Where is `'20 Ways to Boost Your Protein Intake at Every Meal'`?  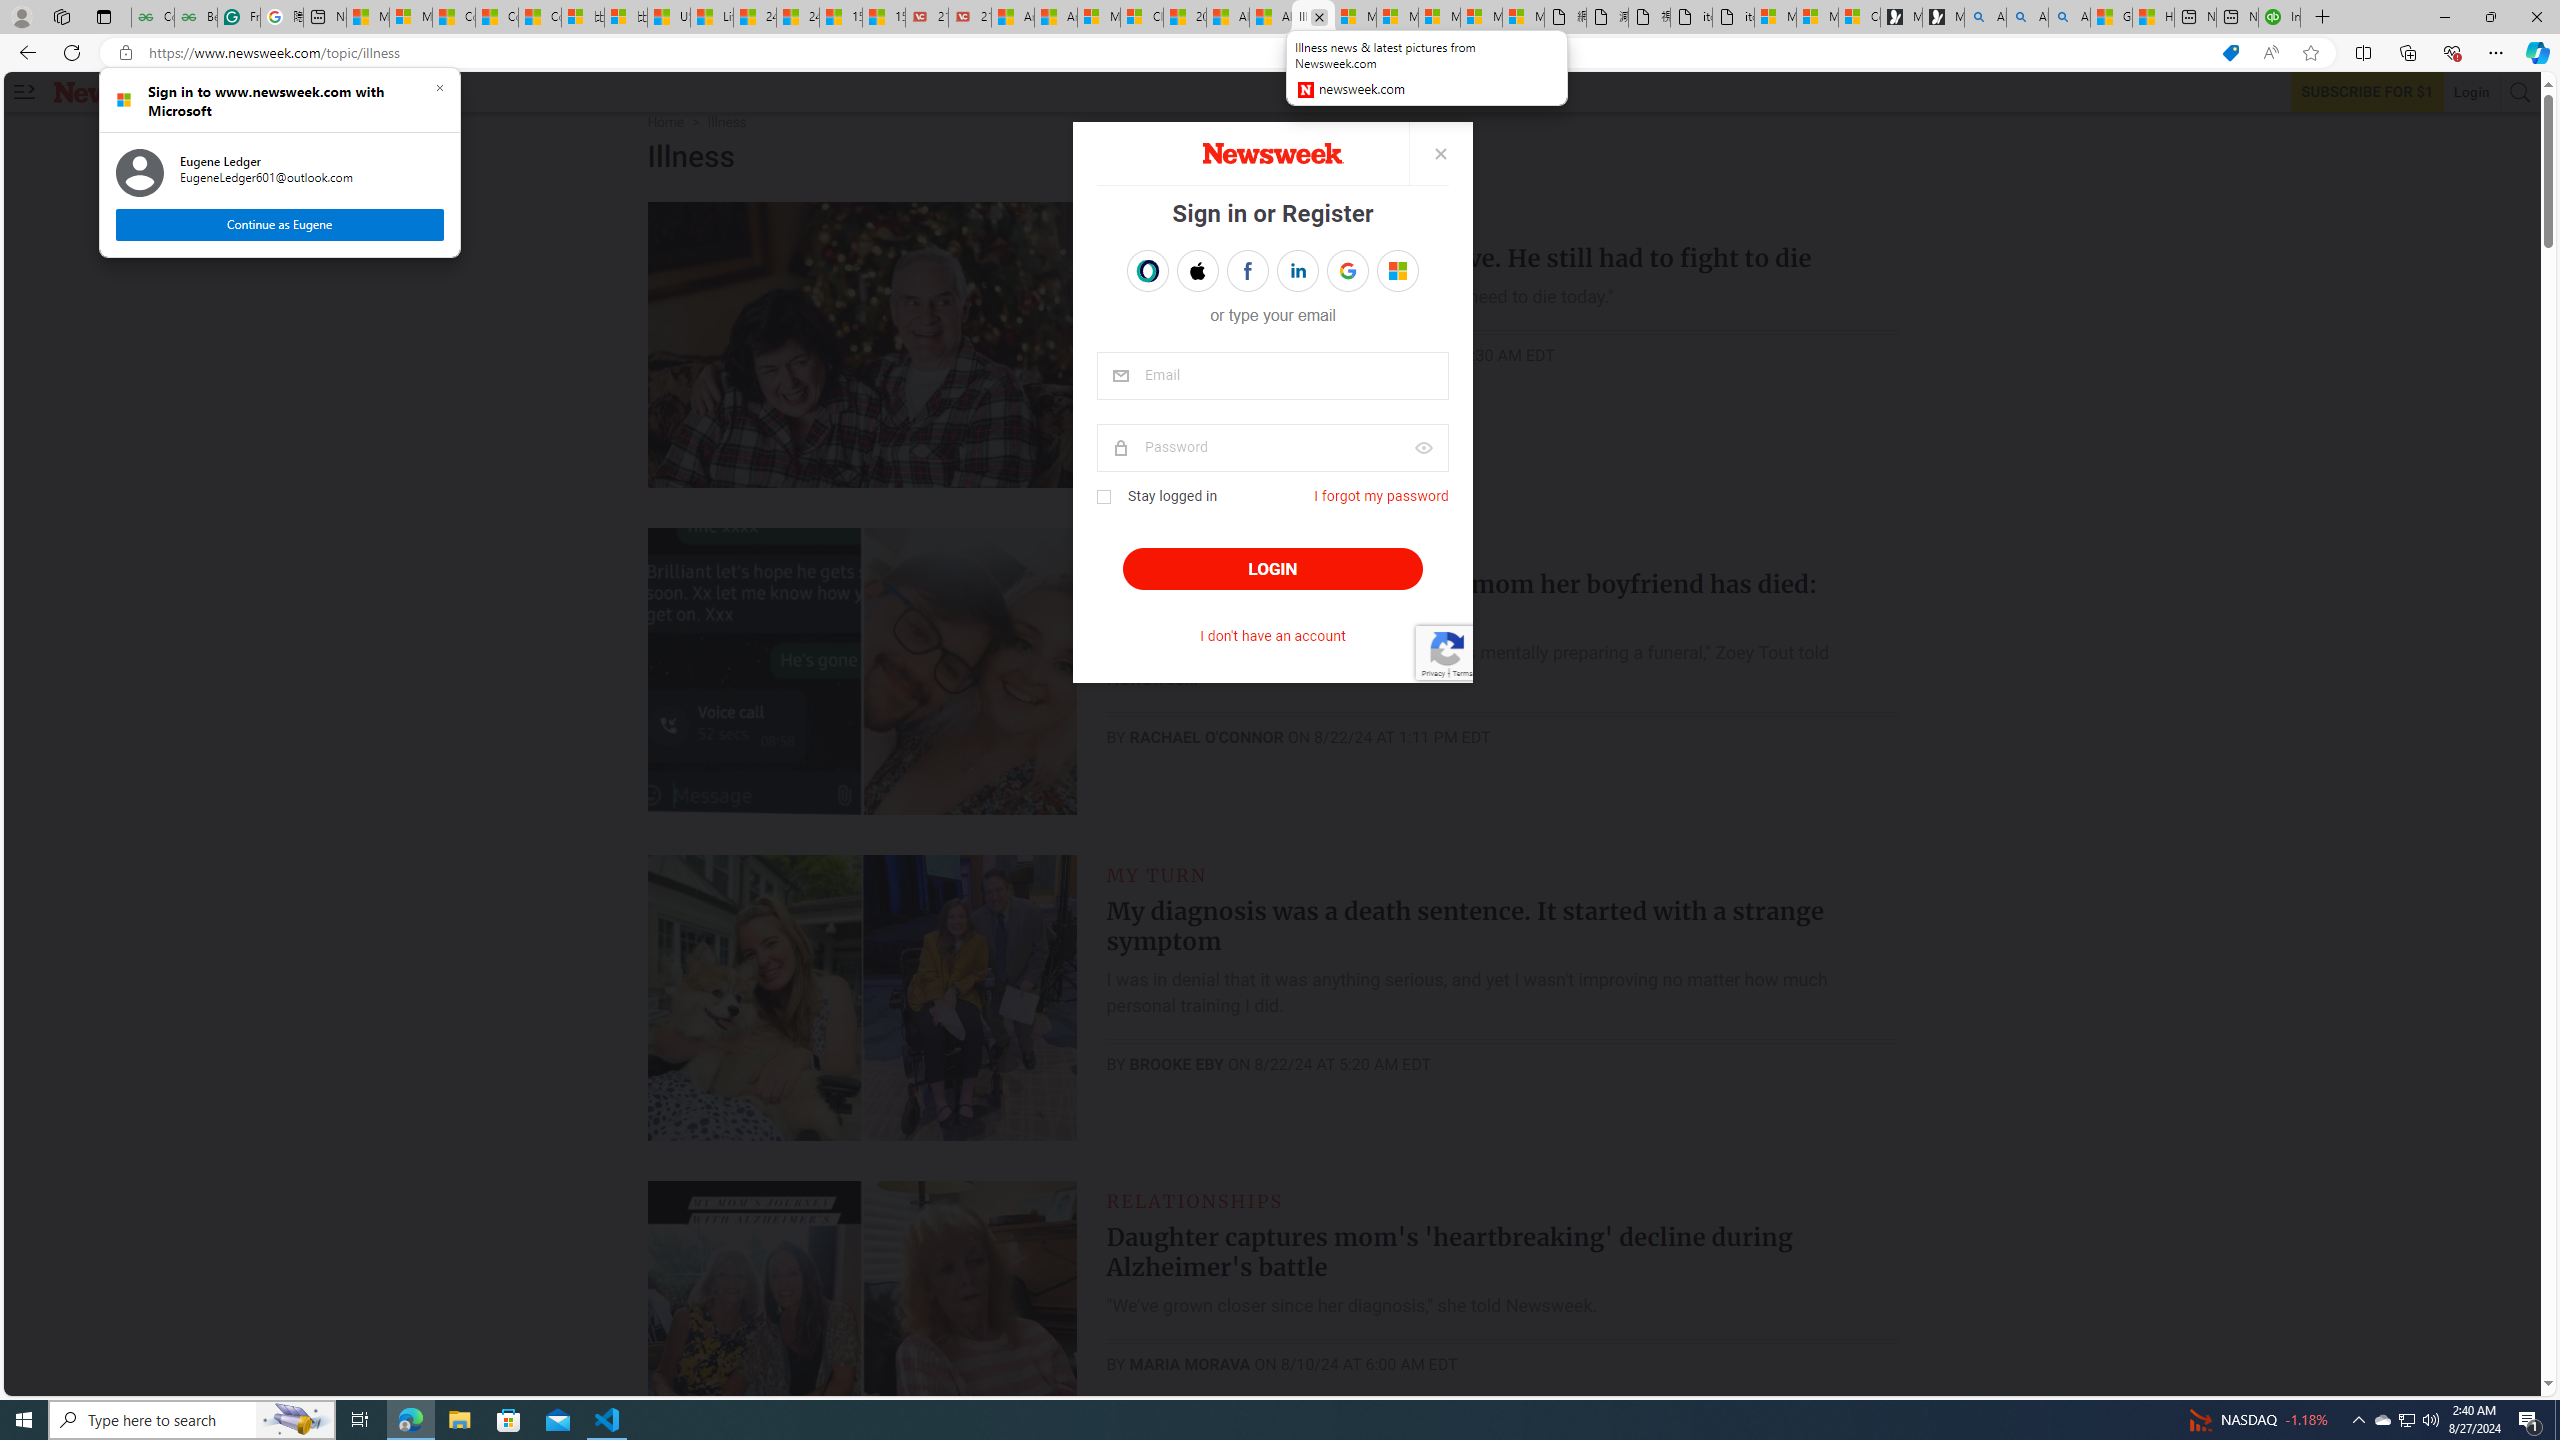 '20 Ways to Boost Your Protein Intake at Every Meal' is located at coordinates (1185, 16).